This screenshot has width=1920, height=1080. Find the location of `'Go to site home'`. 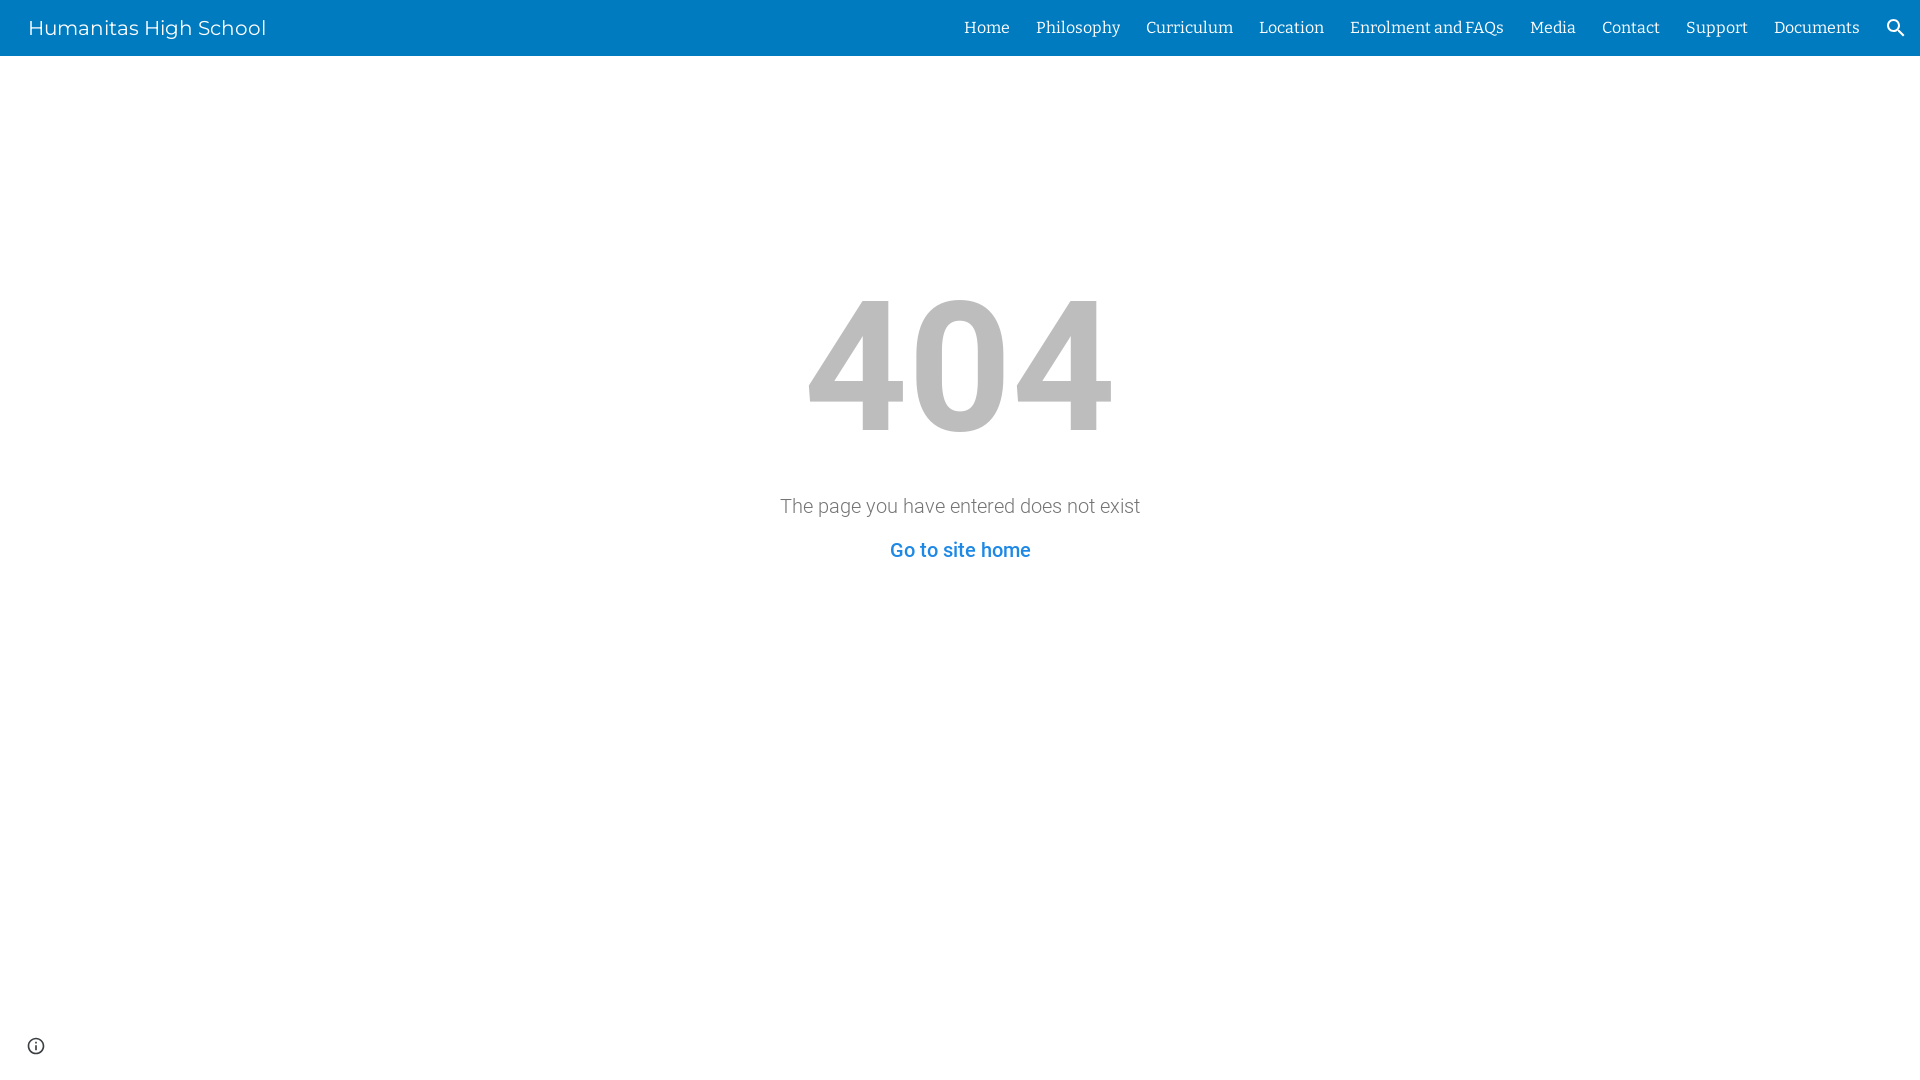

'Go to site home' is located at coordinates (960, 550).